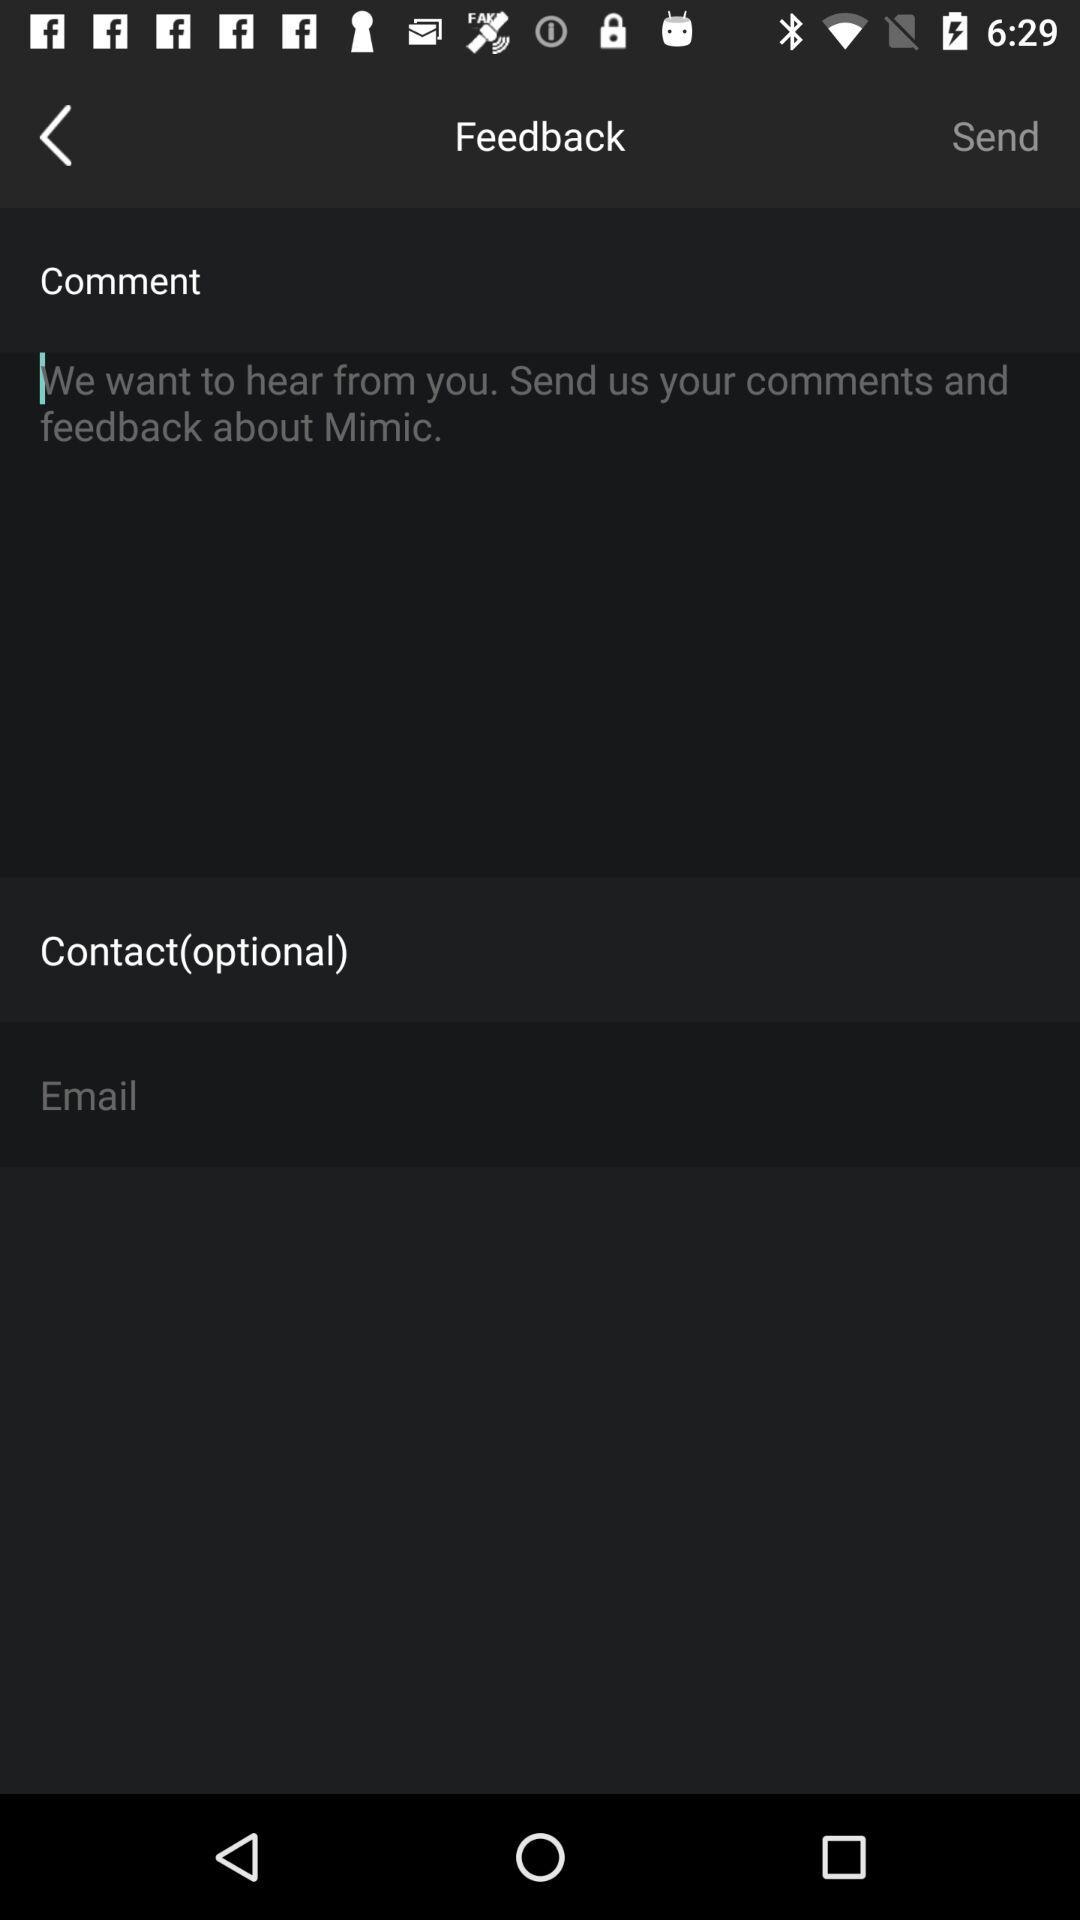  What do you see at coordinates (995, 134) in the screenshot?
I see `the item to the right of feedback item` at bounding box center [995, 134].